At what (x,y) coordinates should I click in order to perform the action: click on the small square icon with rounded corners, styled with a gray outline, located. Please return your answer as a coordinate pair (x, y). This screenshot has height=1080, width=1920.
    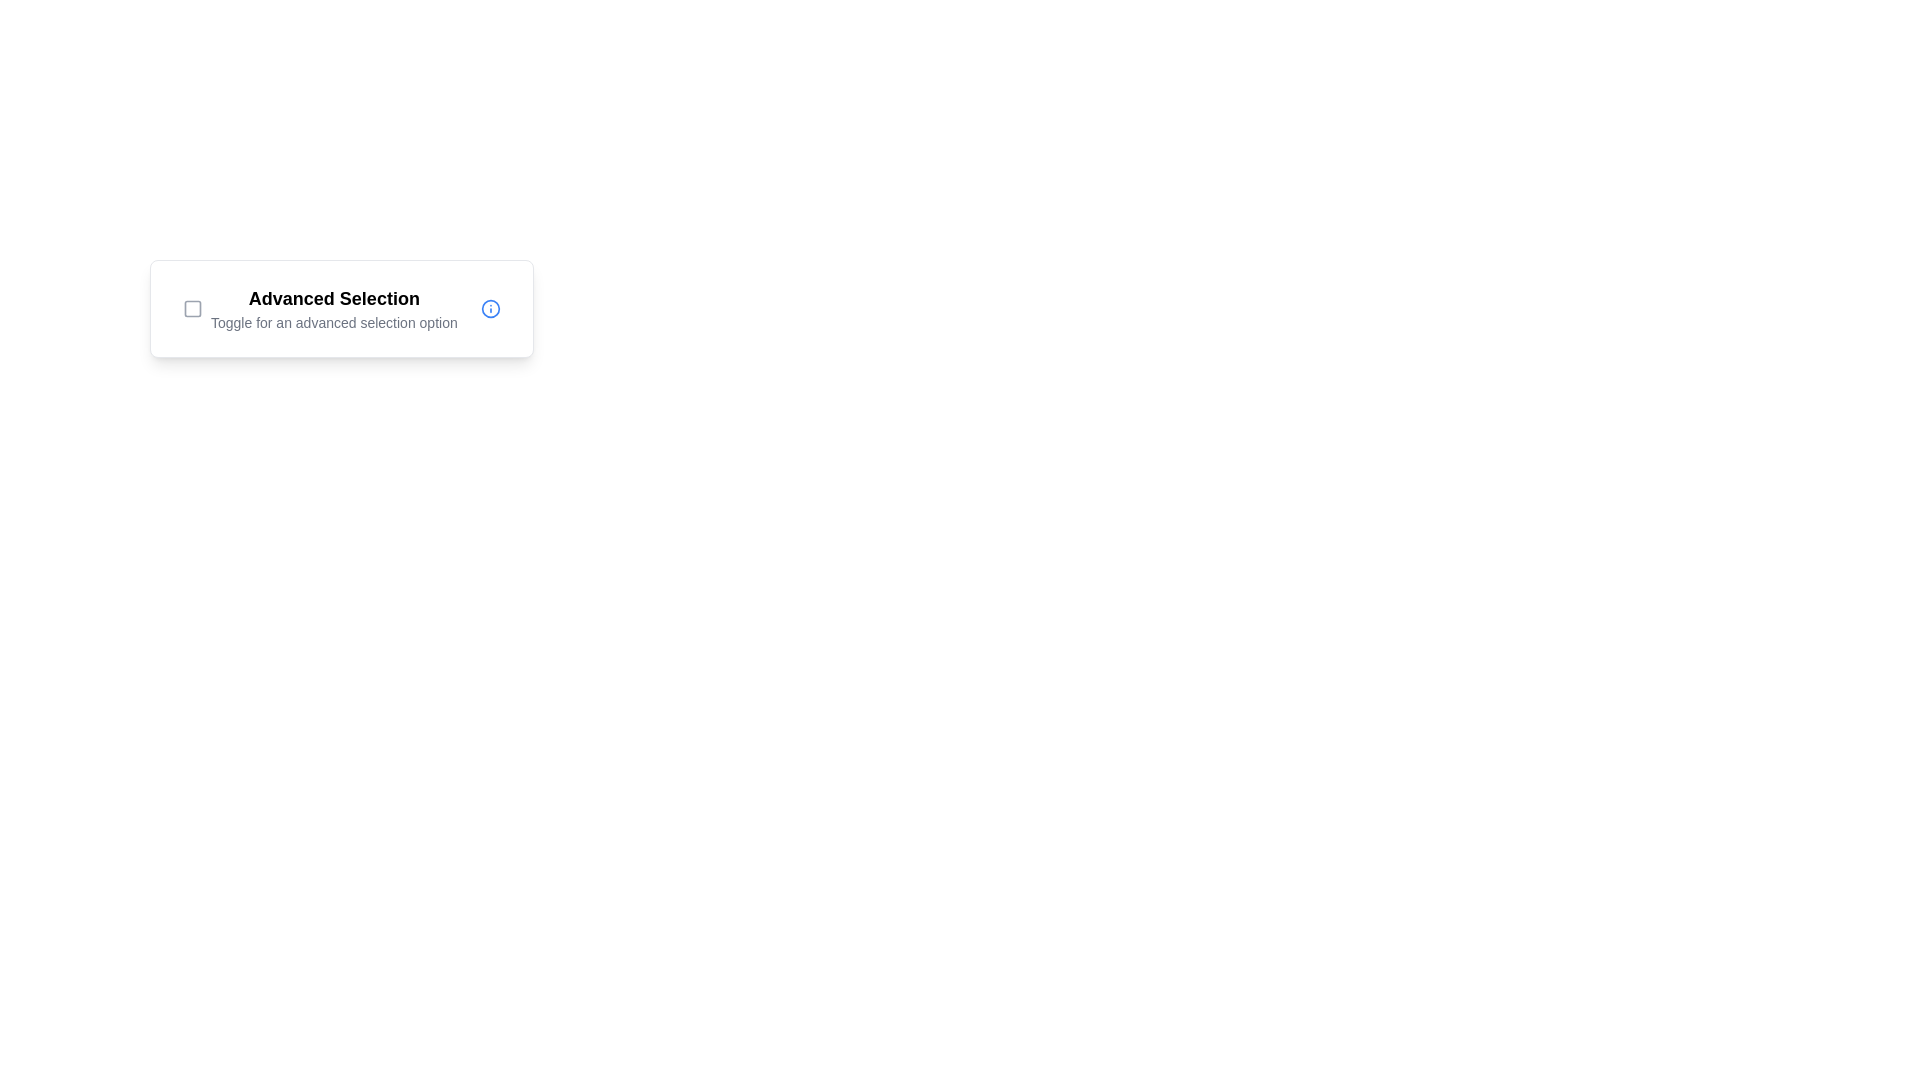
    Looking at the image, I should click on (192, 308).